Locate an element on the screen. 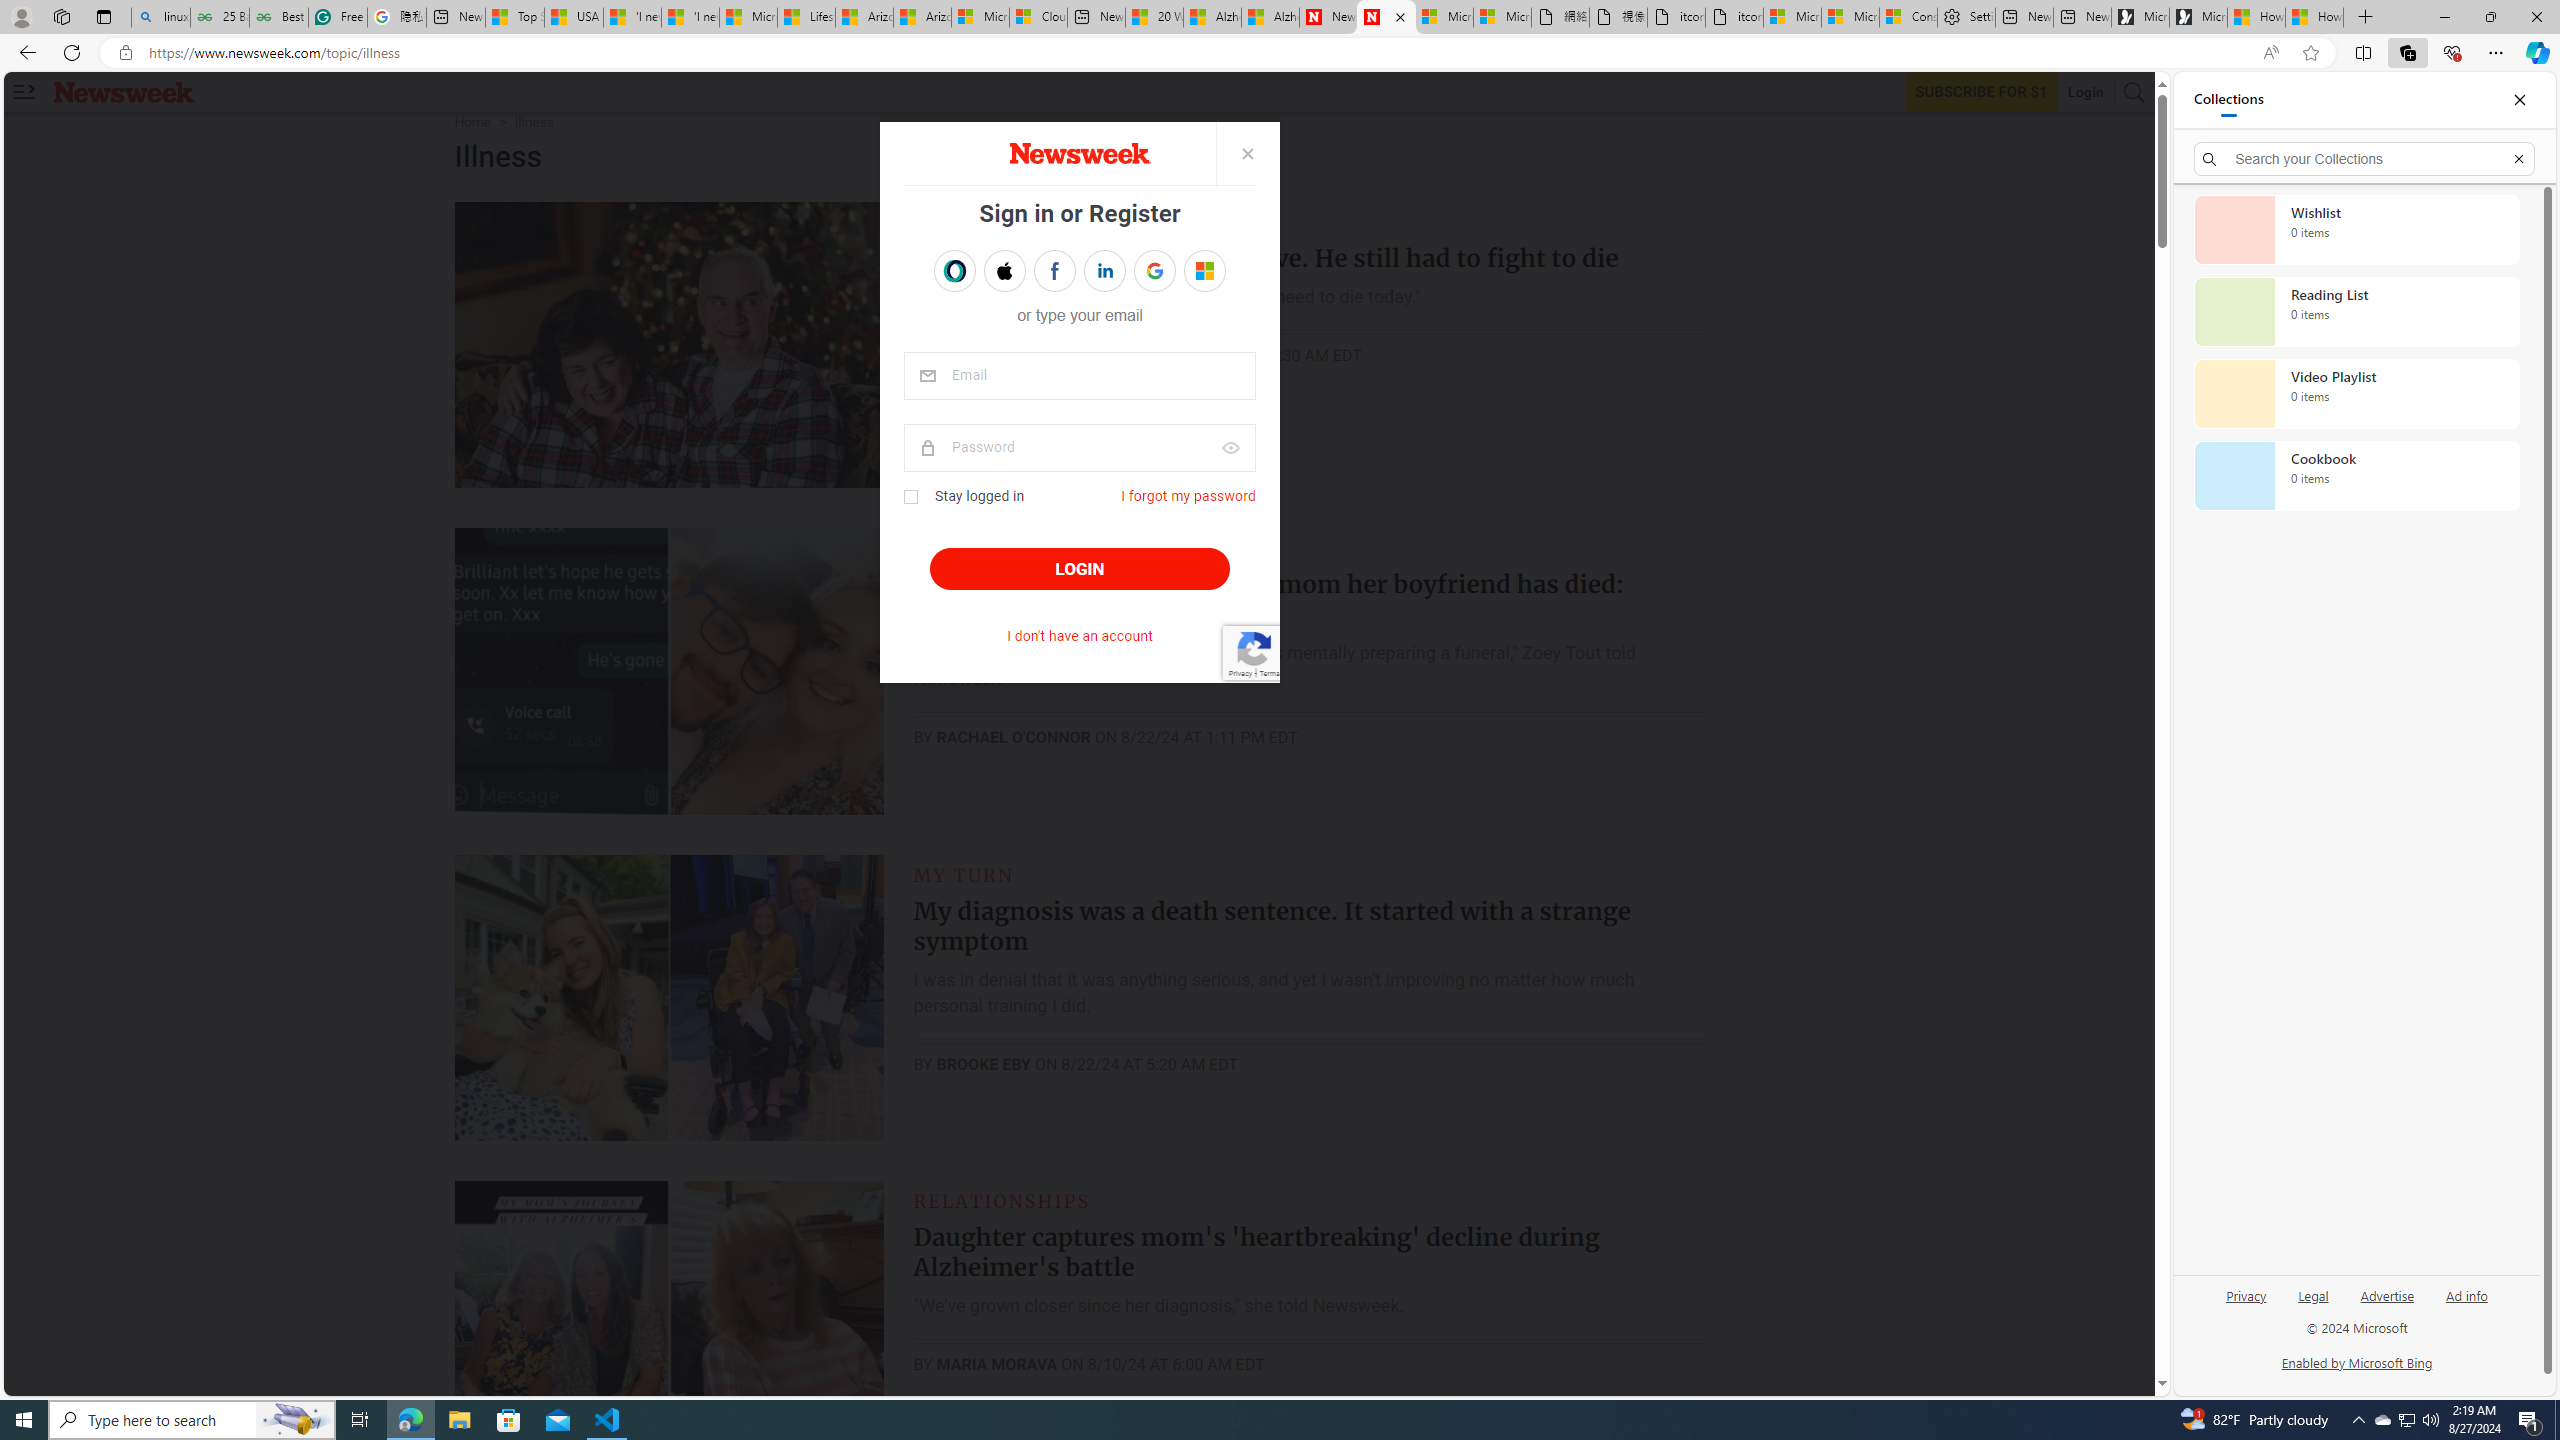 The height and width of the screenshot is (1440, 2560). 'Exit search' is located at coordinates (2519, 158).